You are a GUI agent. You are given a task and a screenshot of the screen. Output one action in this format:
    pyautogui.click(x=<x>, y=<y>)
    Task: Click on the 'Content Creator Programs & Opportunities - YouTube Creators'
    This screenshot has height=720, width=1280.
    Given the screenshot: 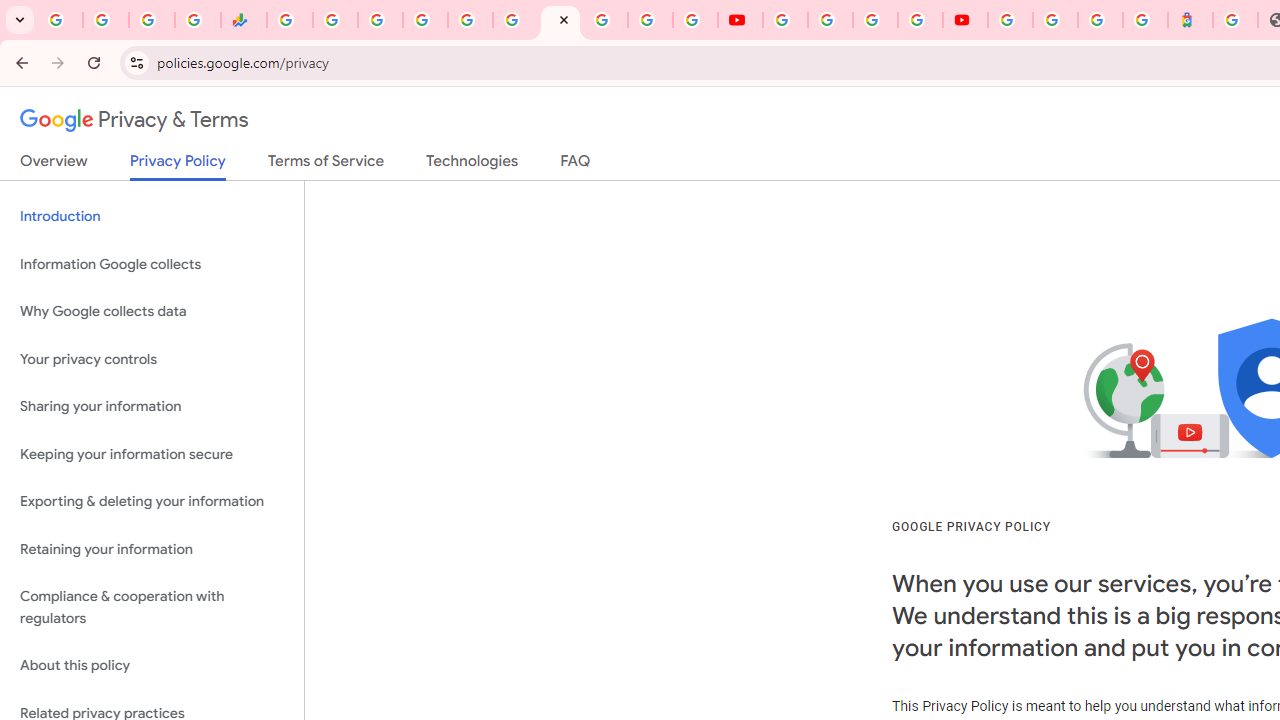 What is the action you would take?
    pyautogui.click(x=965, y=20)
    